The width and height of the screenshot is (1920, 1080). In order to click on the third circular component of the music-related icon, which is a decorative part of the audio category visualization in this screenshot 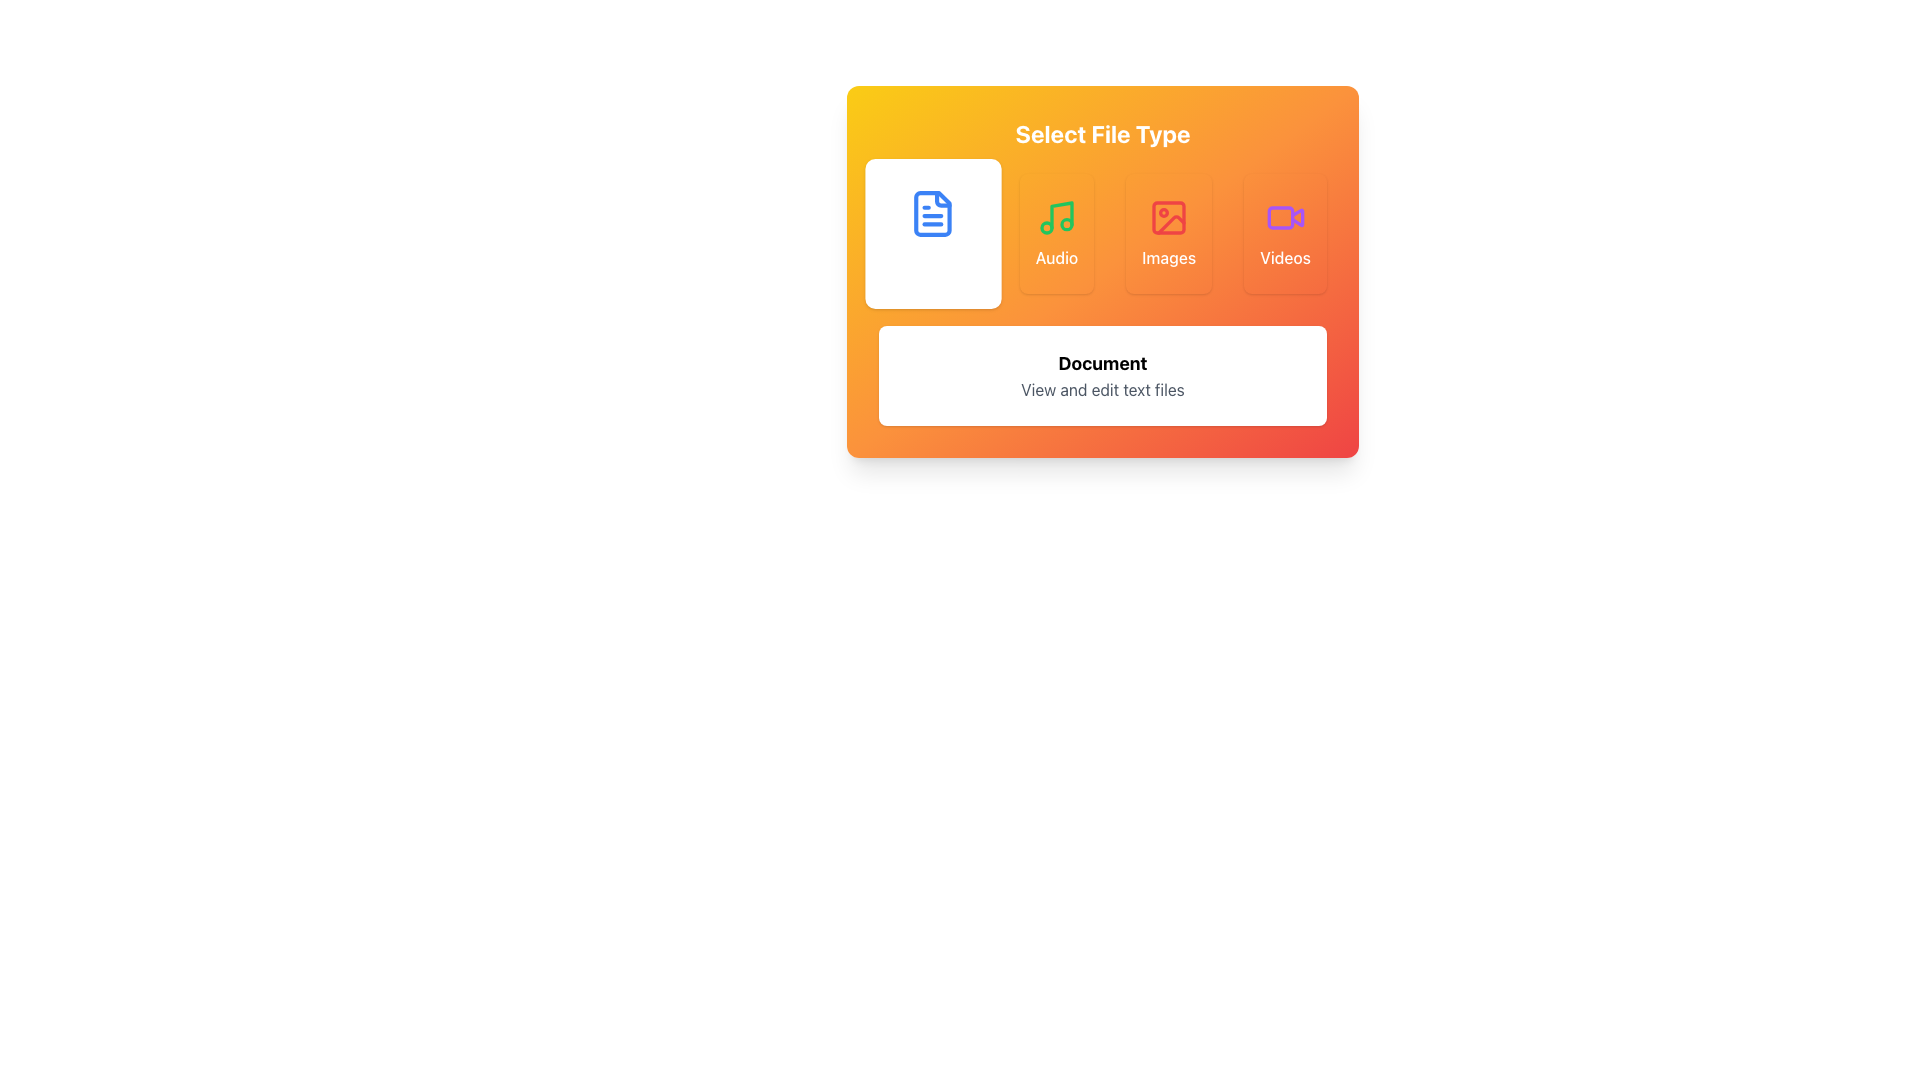, I will do `click(1065, 224)`.